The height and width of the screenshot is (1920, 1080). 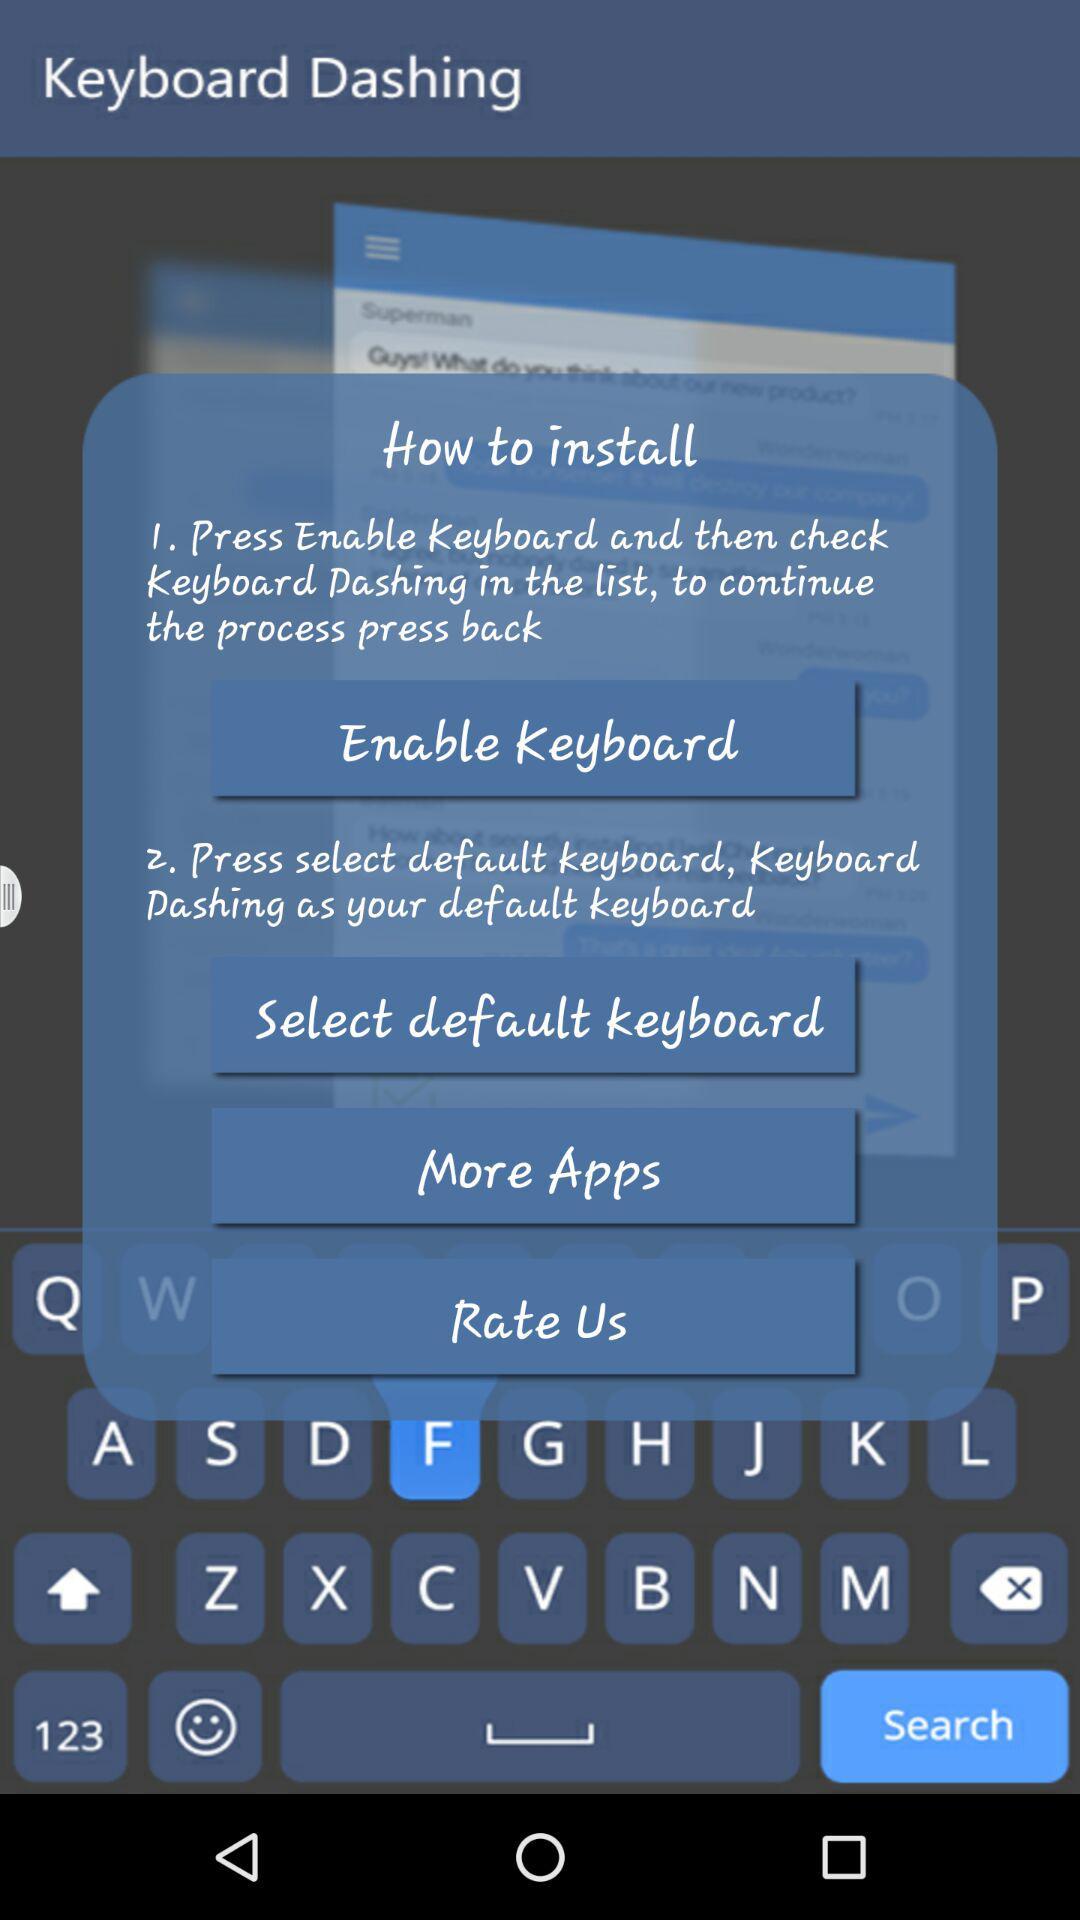 What do you see at coordinates (538, 1320) in the screenshot?
I see `icon at the bottom` at bounding box center [538, 1320].